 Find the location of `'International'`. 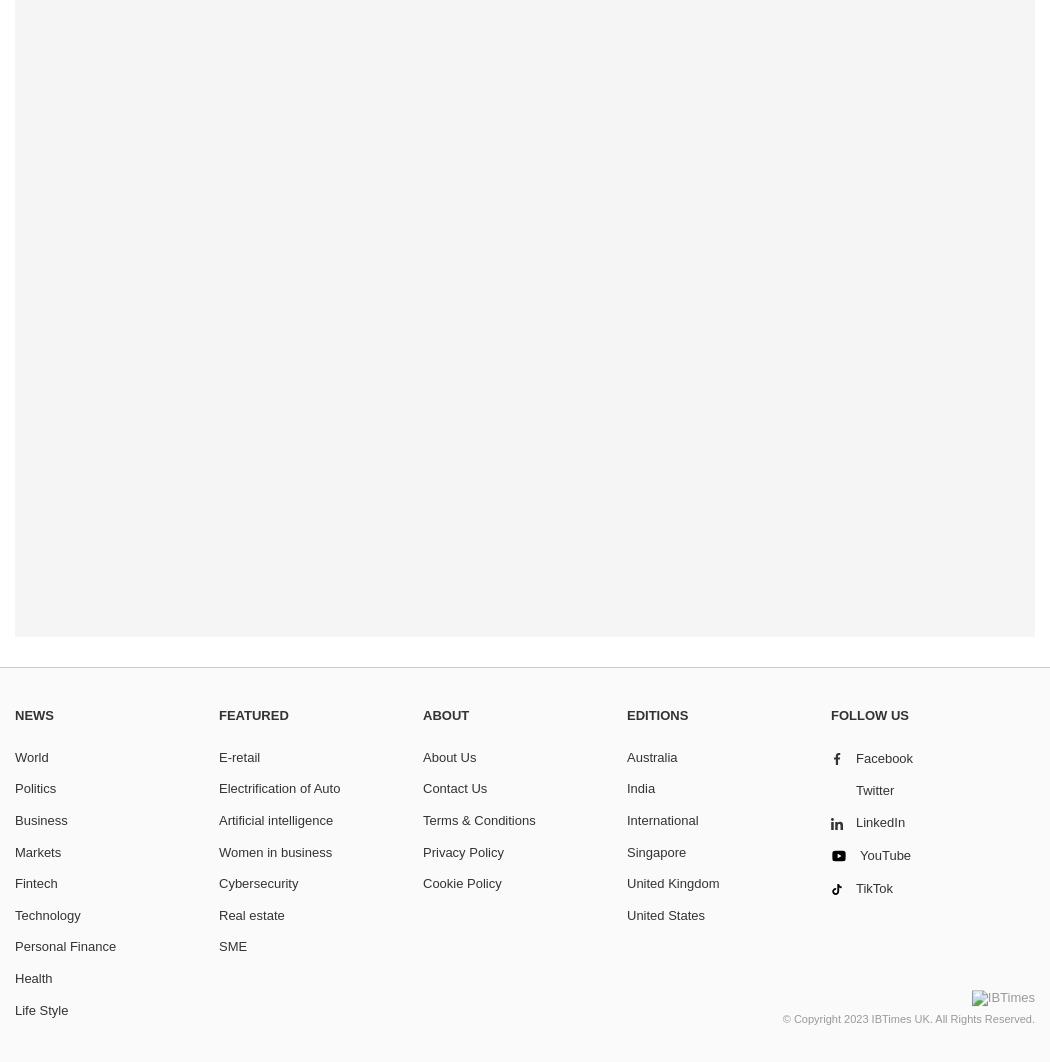

'International' is located at coordinates (661, 819).